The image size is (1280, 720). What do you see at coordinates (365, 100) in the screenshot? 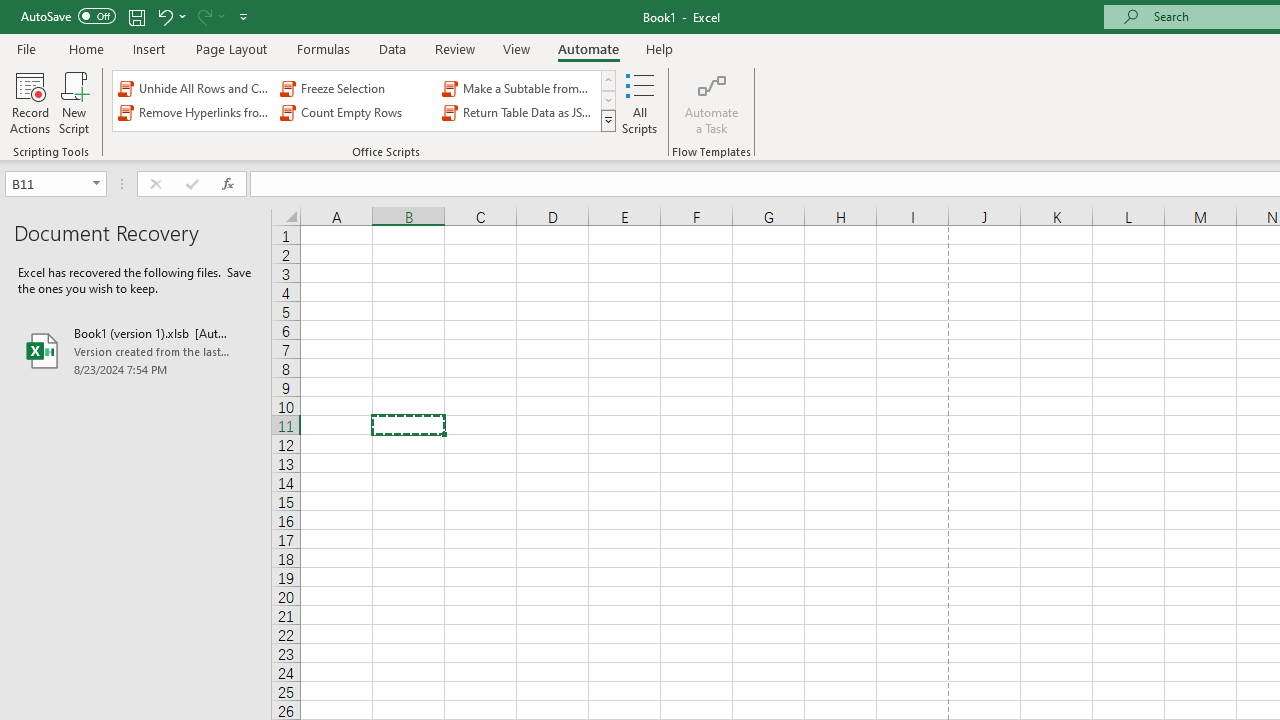
I see `'AutomationID: OfficeScriptsGallery'` at bounding box center [365, 100].